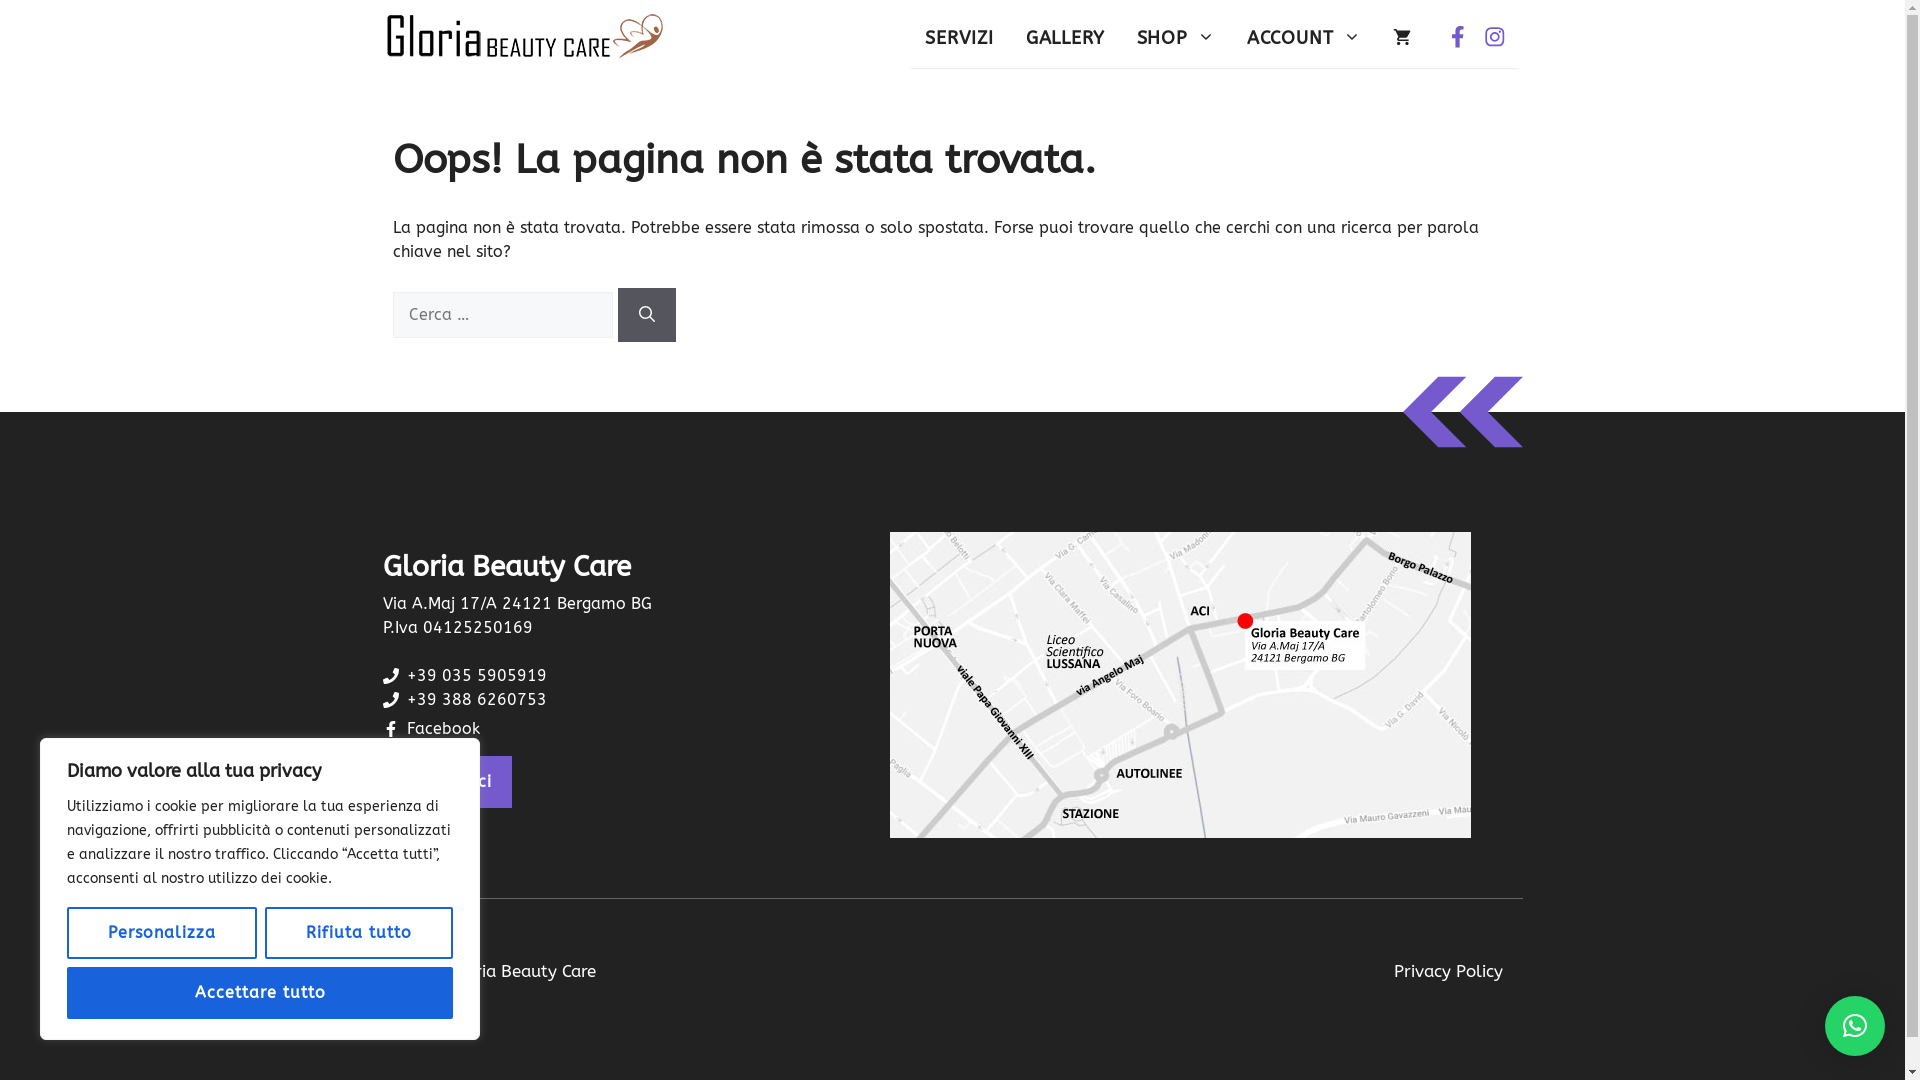  I want to click on 'Personalizza', so click(162, 933).